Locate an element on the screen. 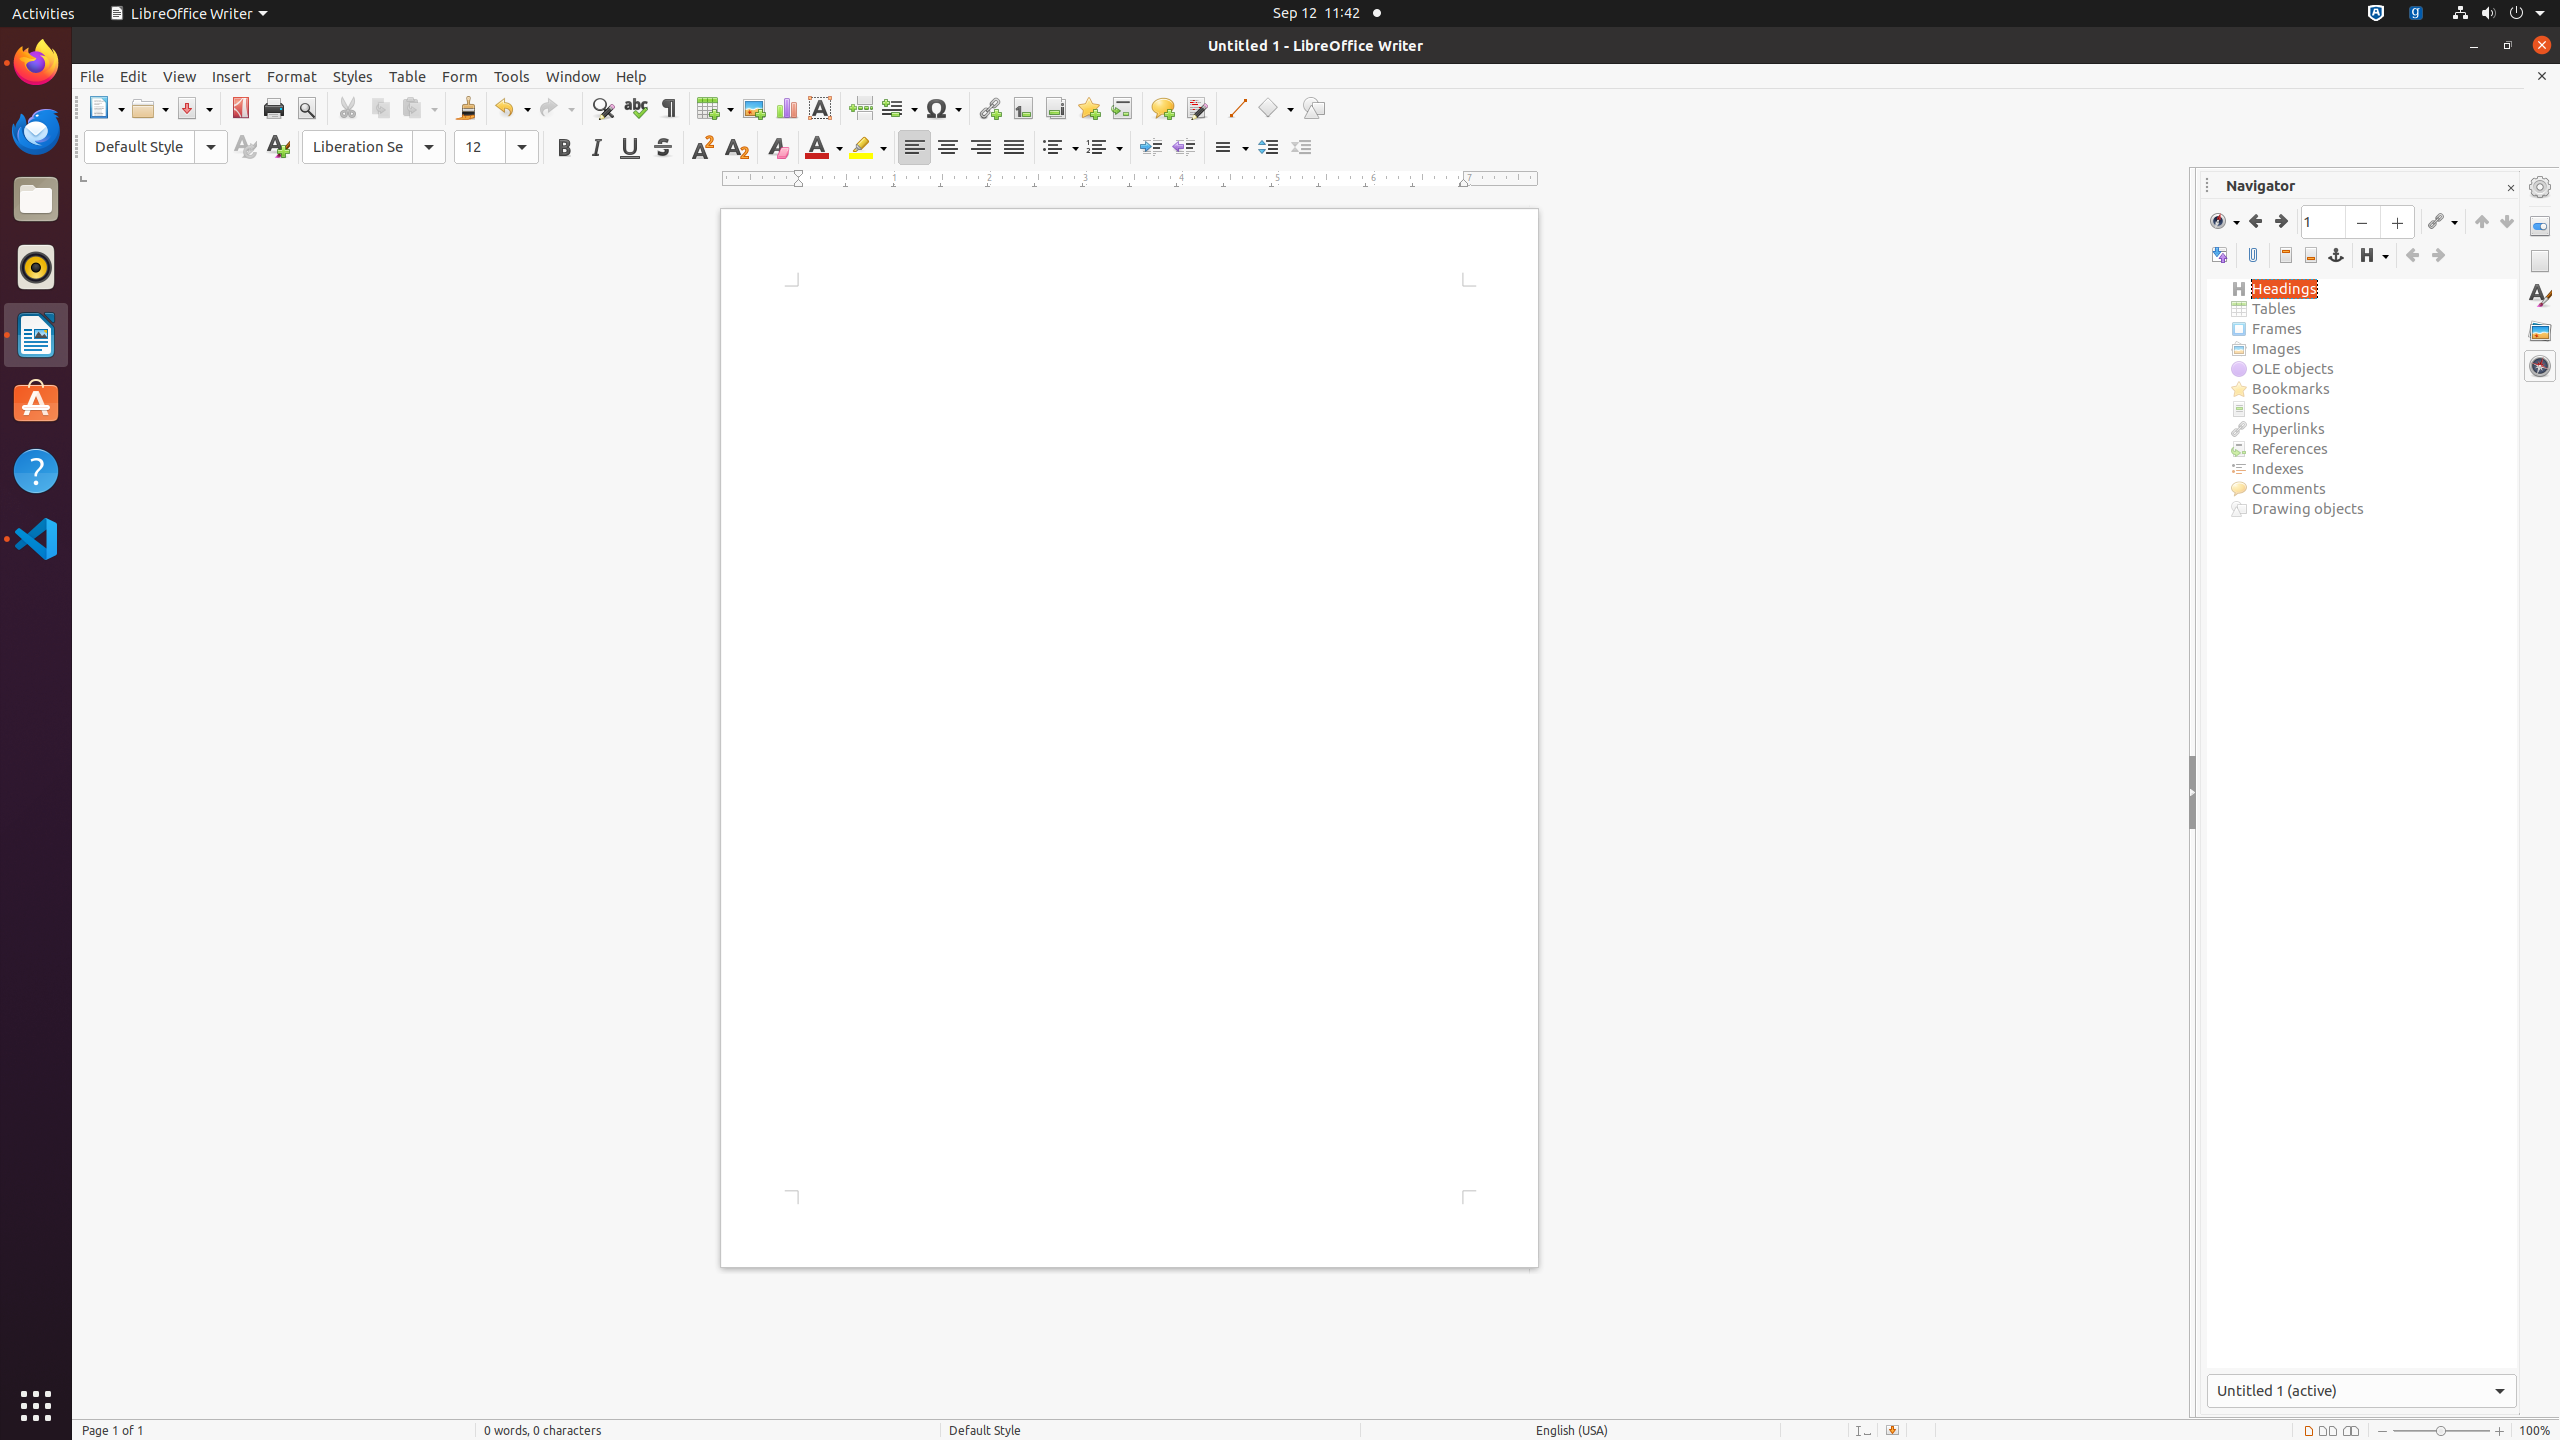  'Numbering' is located at coordinates (1104, 146).